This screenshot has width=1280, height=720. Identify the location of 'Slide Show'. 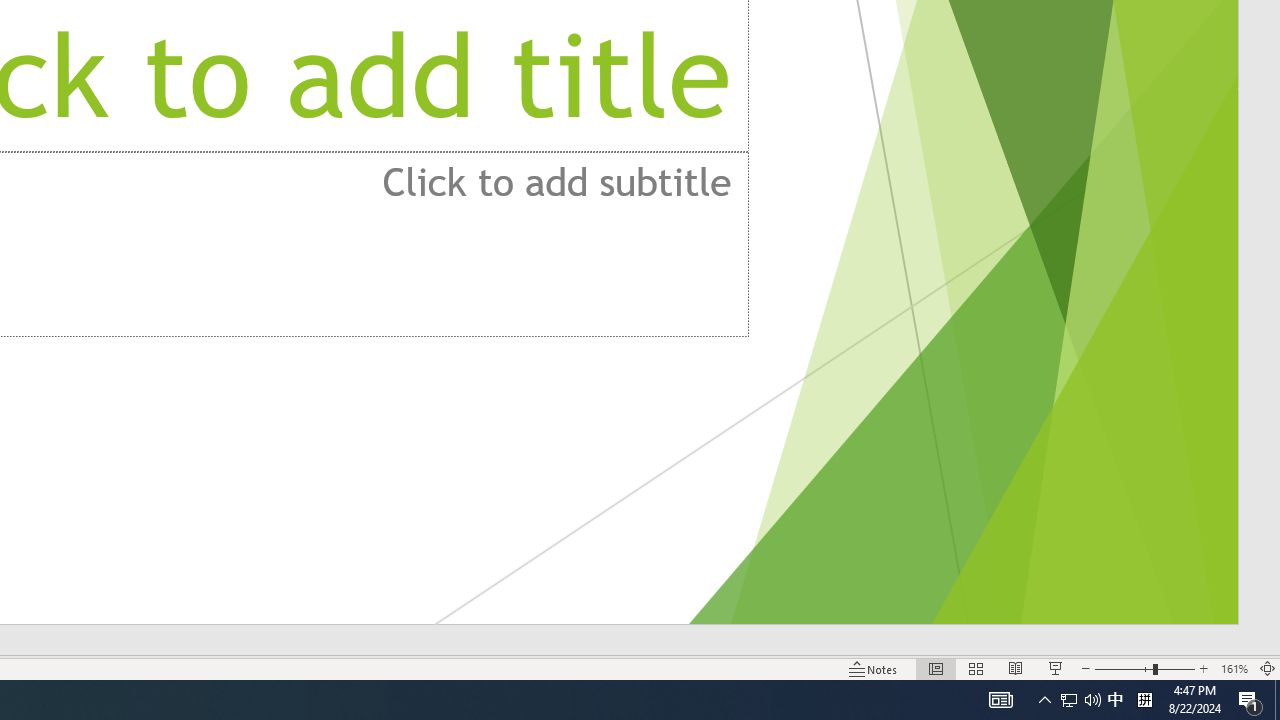
(1055, 669).